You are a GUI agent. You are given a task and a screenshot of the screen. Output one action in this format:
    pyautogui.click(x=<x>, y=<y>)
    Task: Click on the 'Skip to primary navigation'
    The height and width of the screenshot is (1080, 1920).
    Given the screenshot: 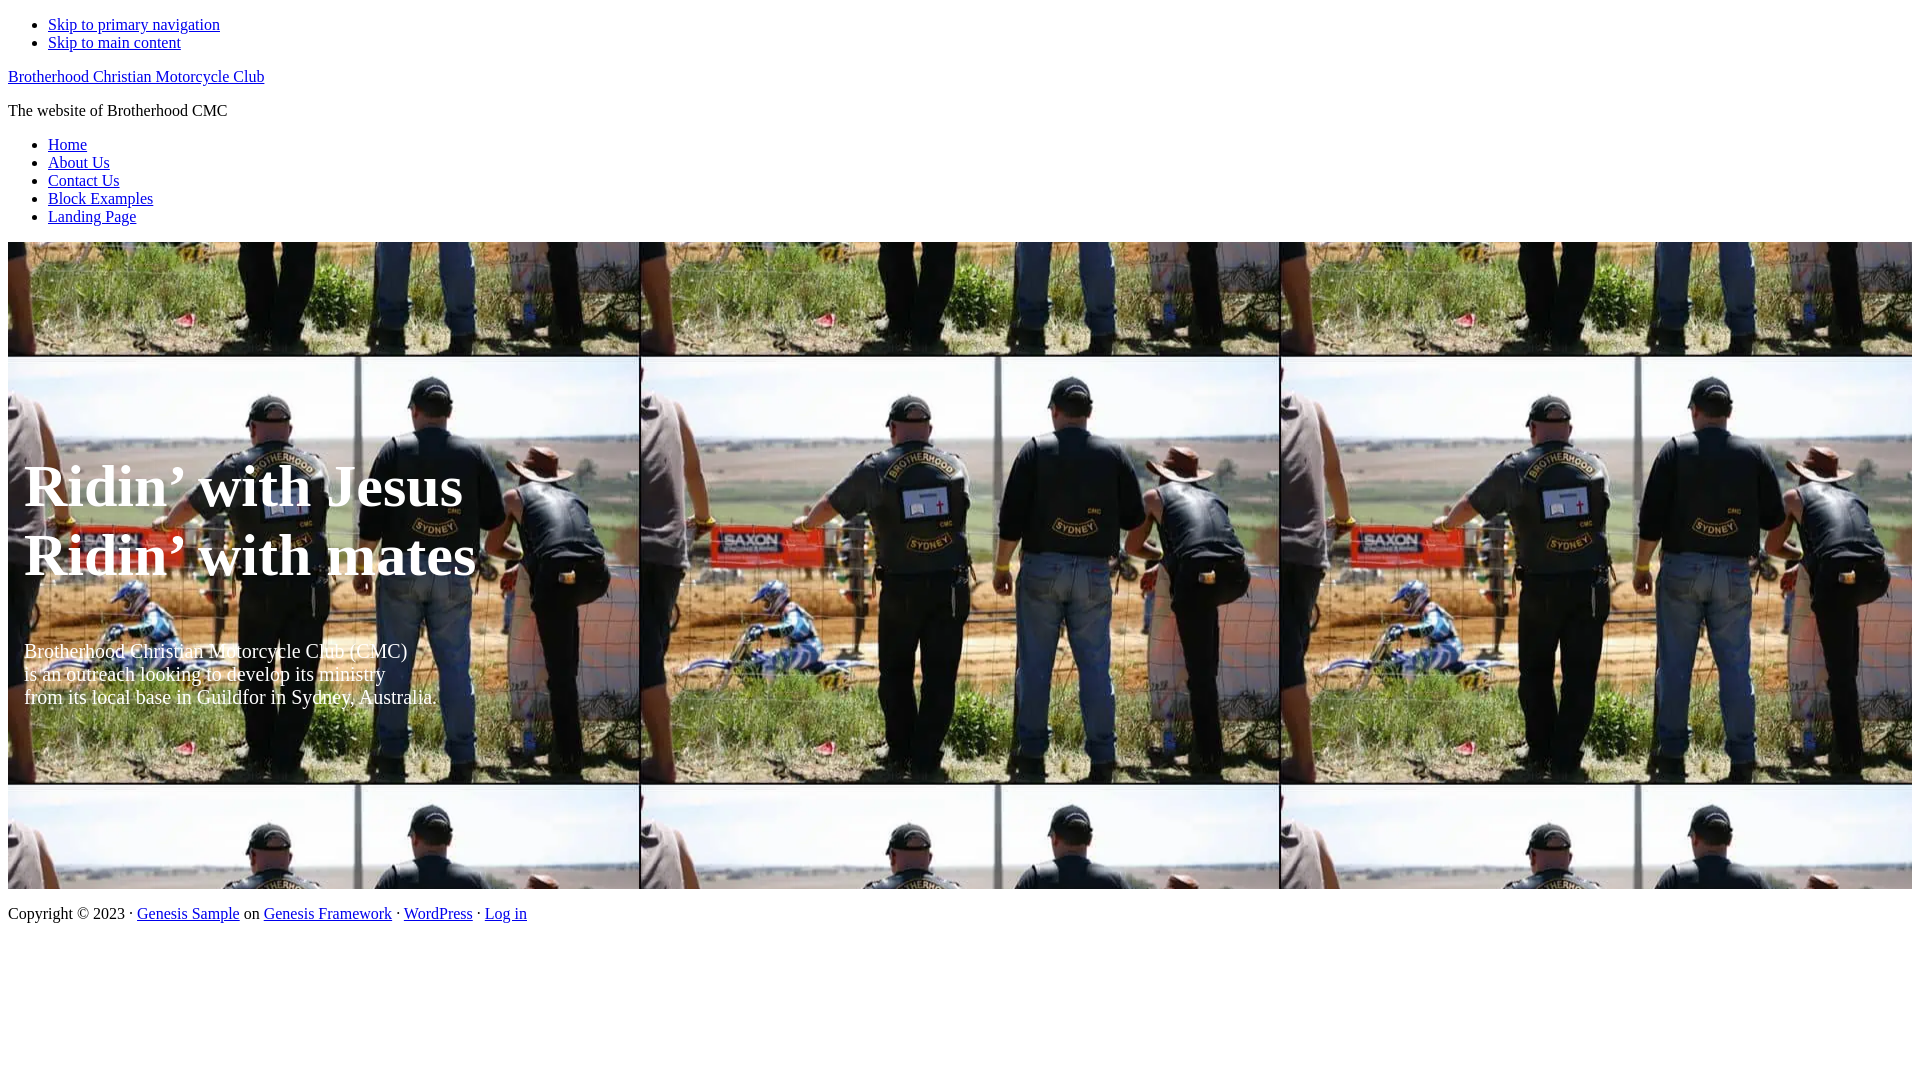 What is the action you would take?
    pyautogui.click(x=133, y=24)
    